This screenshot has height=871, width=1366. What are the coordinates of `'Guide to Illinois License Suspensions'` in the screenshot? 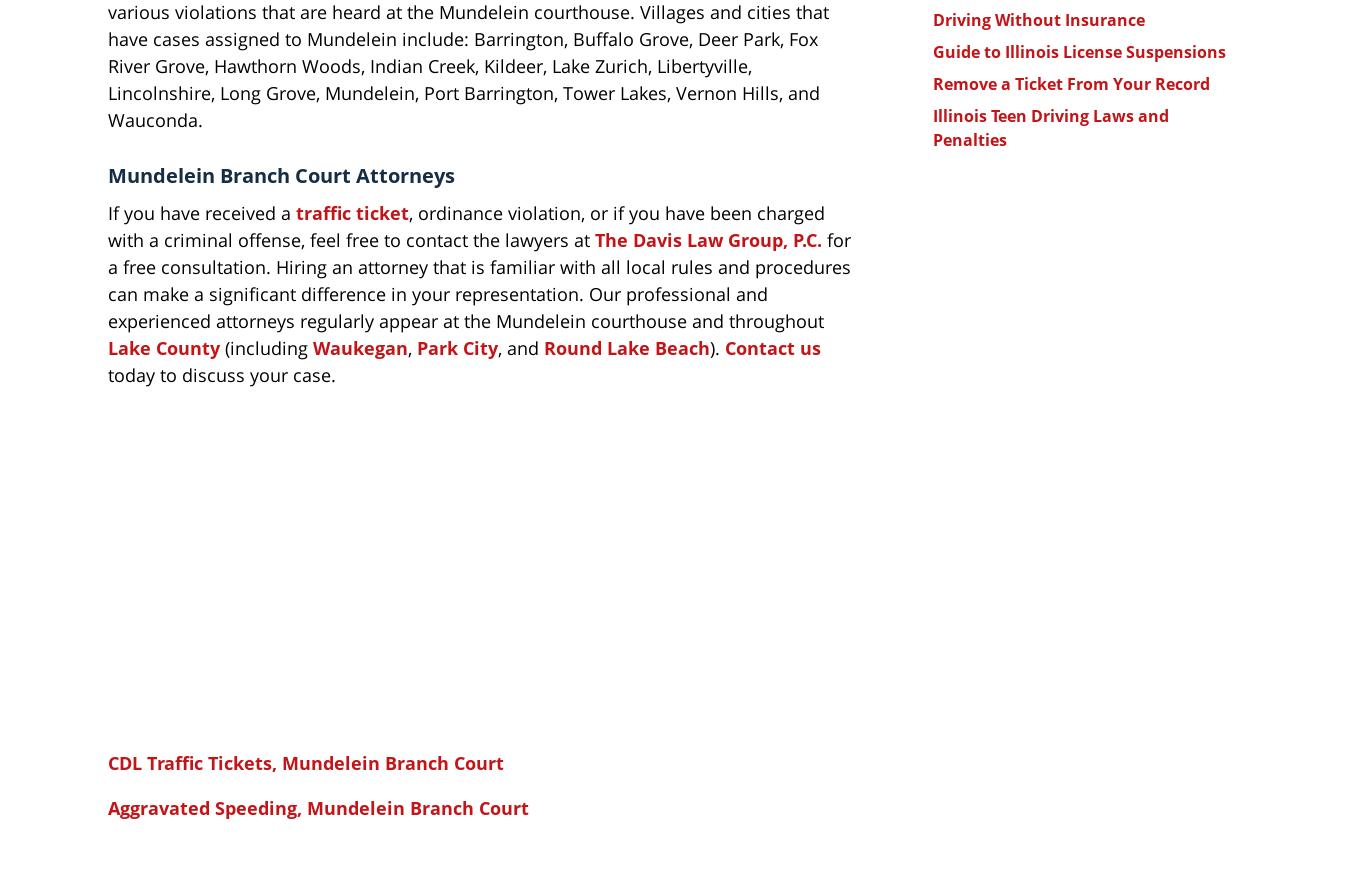 It's located at (1078, 50).